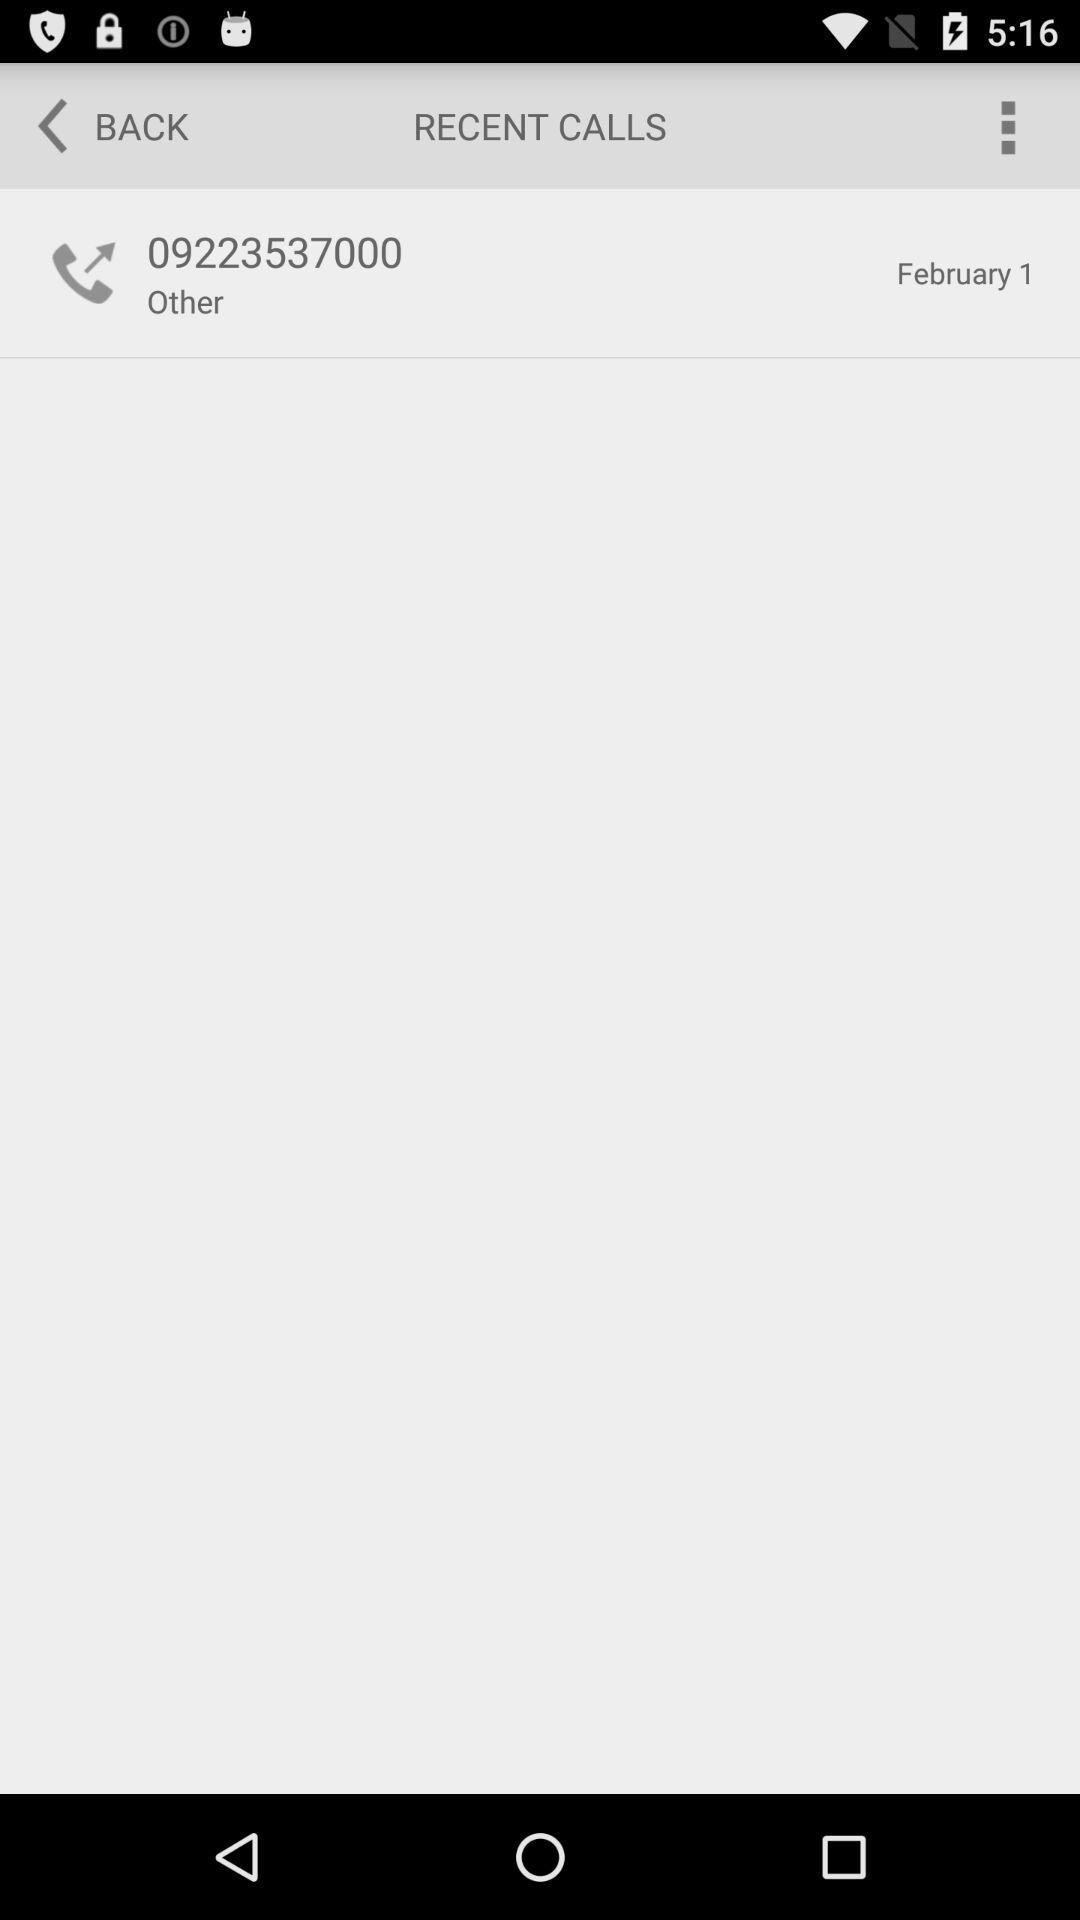  What do you see at coordinates (1006, 124) in the screenshot?
I see `options menu` at bounding box center [1006, 124].